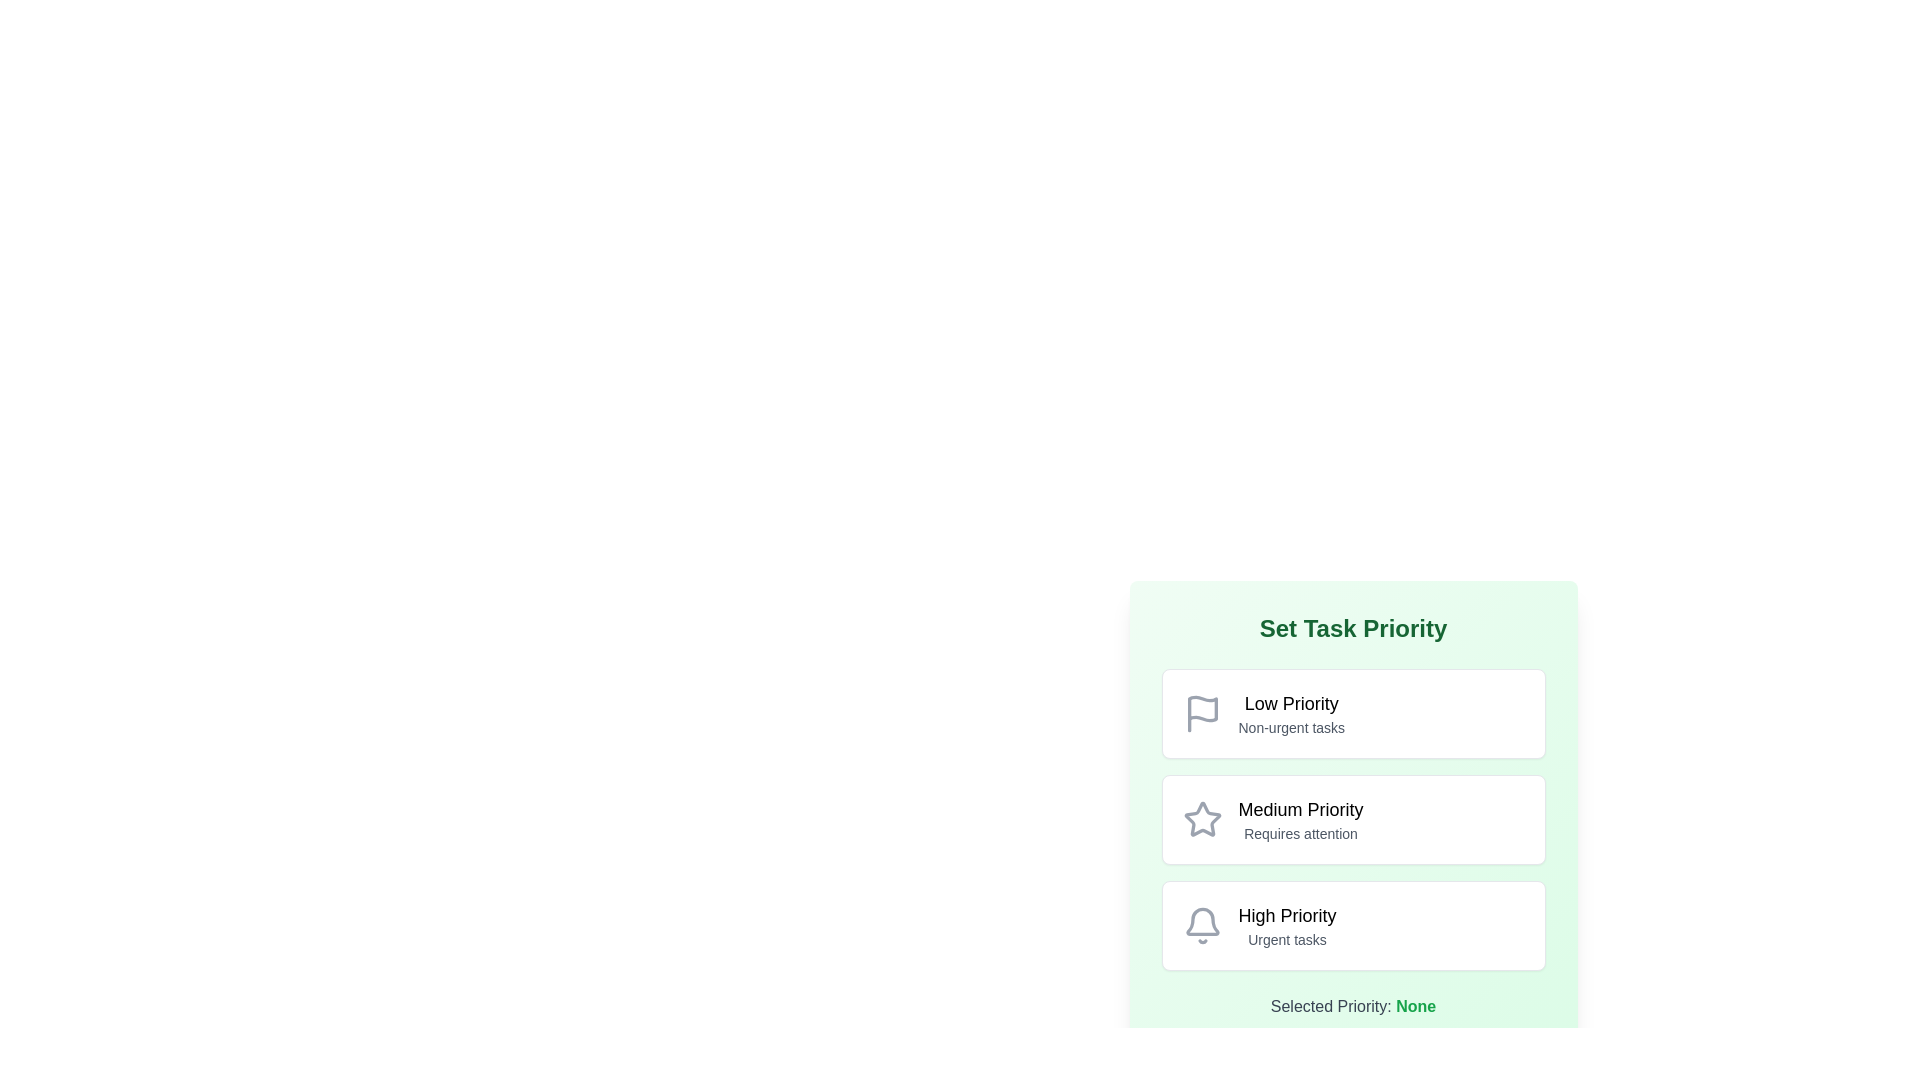  Describe the element at coordinates (1201, 819) in the screenshot. I see `the star icon representing 'Medium Priority' in the task priority selection interface` at that location.